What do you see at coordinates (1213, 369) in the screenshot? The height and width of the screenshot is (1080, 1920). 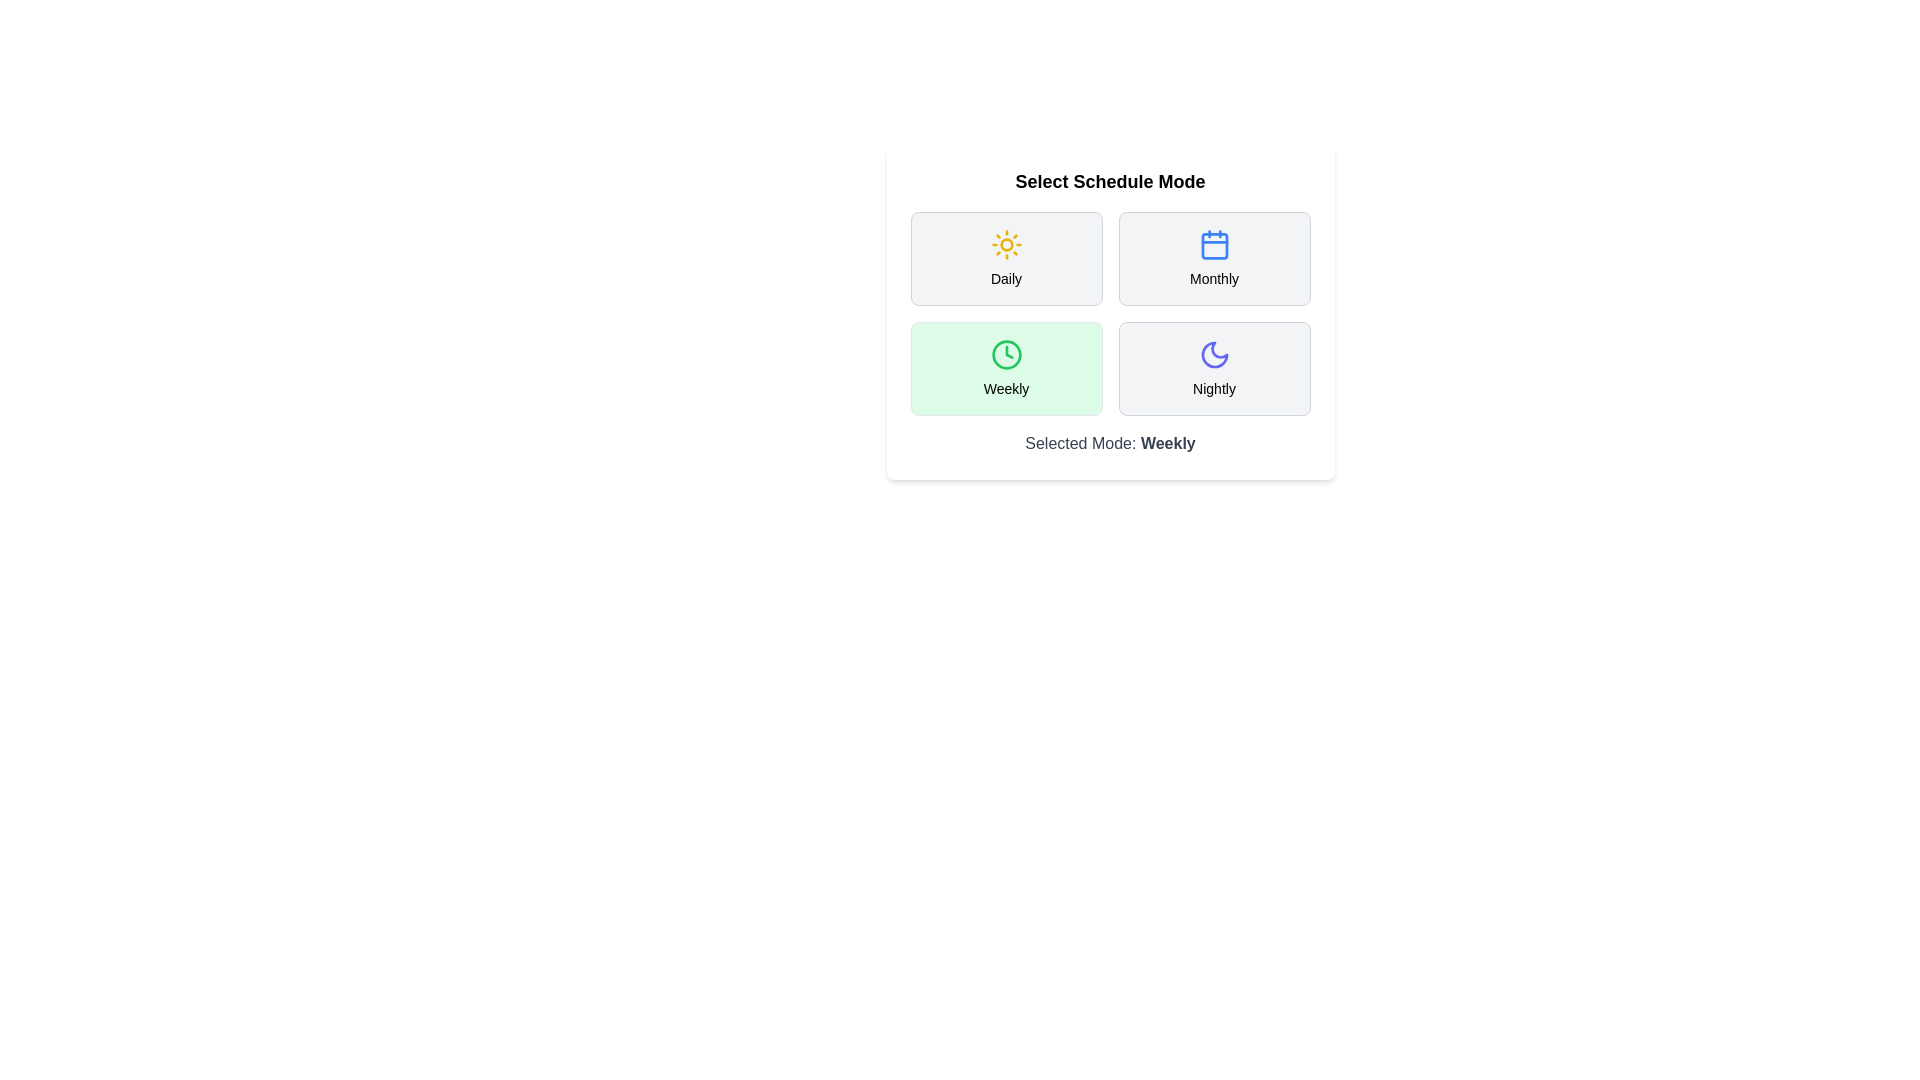 I see `the mode button for Nightly` at bounding box center [1213, 369].